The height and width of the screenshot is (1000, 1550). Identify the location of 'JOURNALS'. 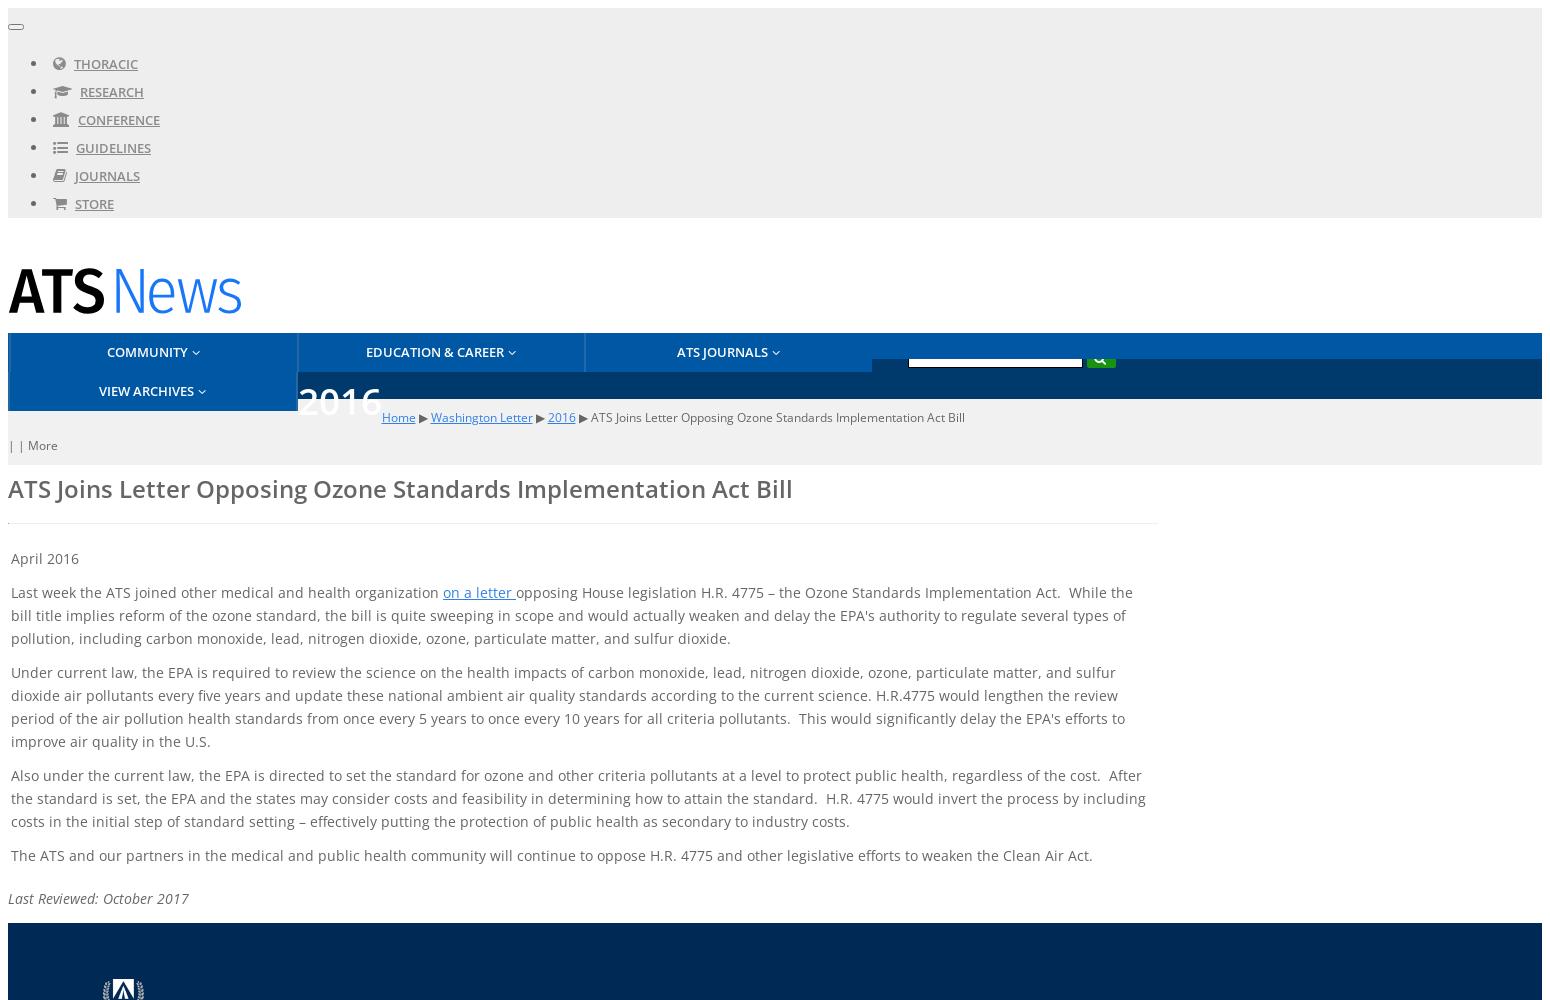
(107, 176).